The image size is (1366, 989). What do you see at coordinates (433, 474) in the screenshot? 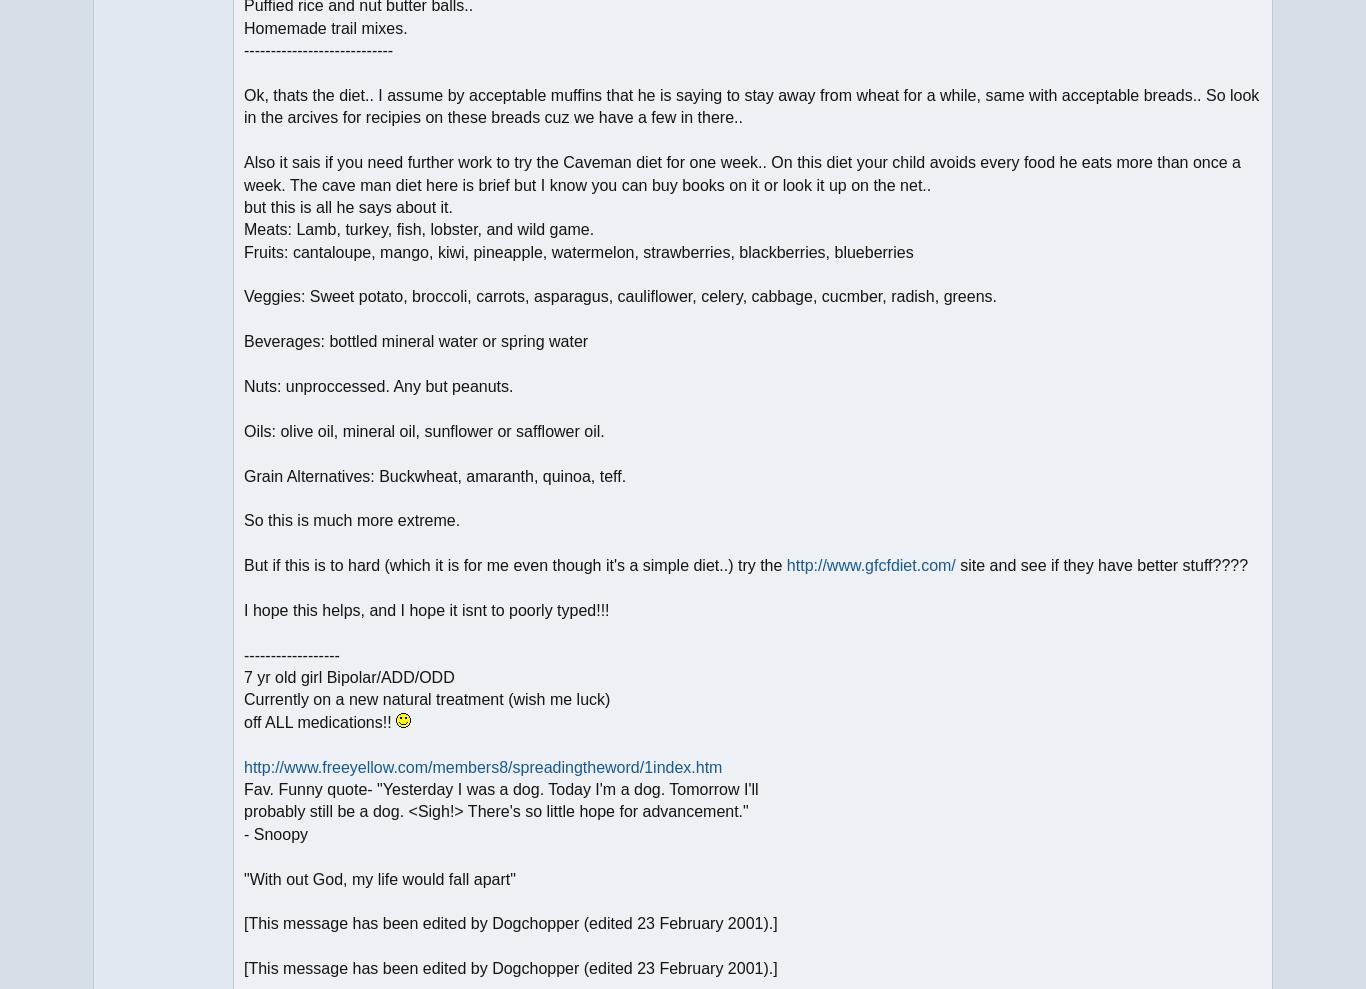
I see `'Grain Alternatives: Buckwheat, amaranth, quinoa, teff.'` at bounding box center [433, 474].